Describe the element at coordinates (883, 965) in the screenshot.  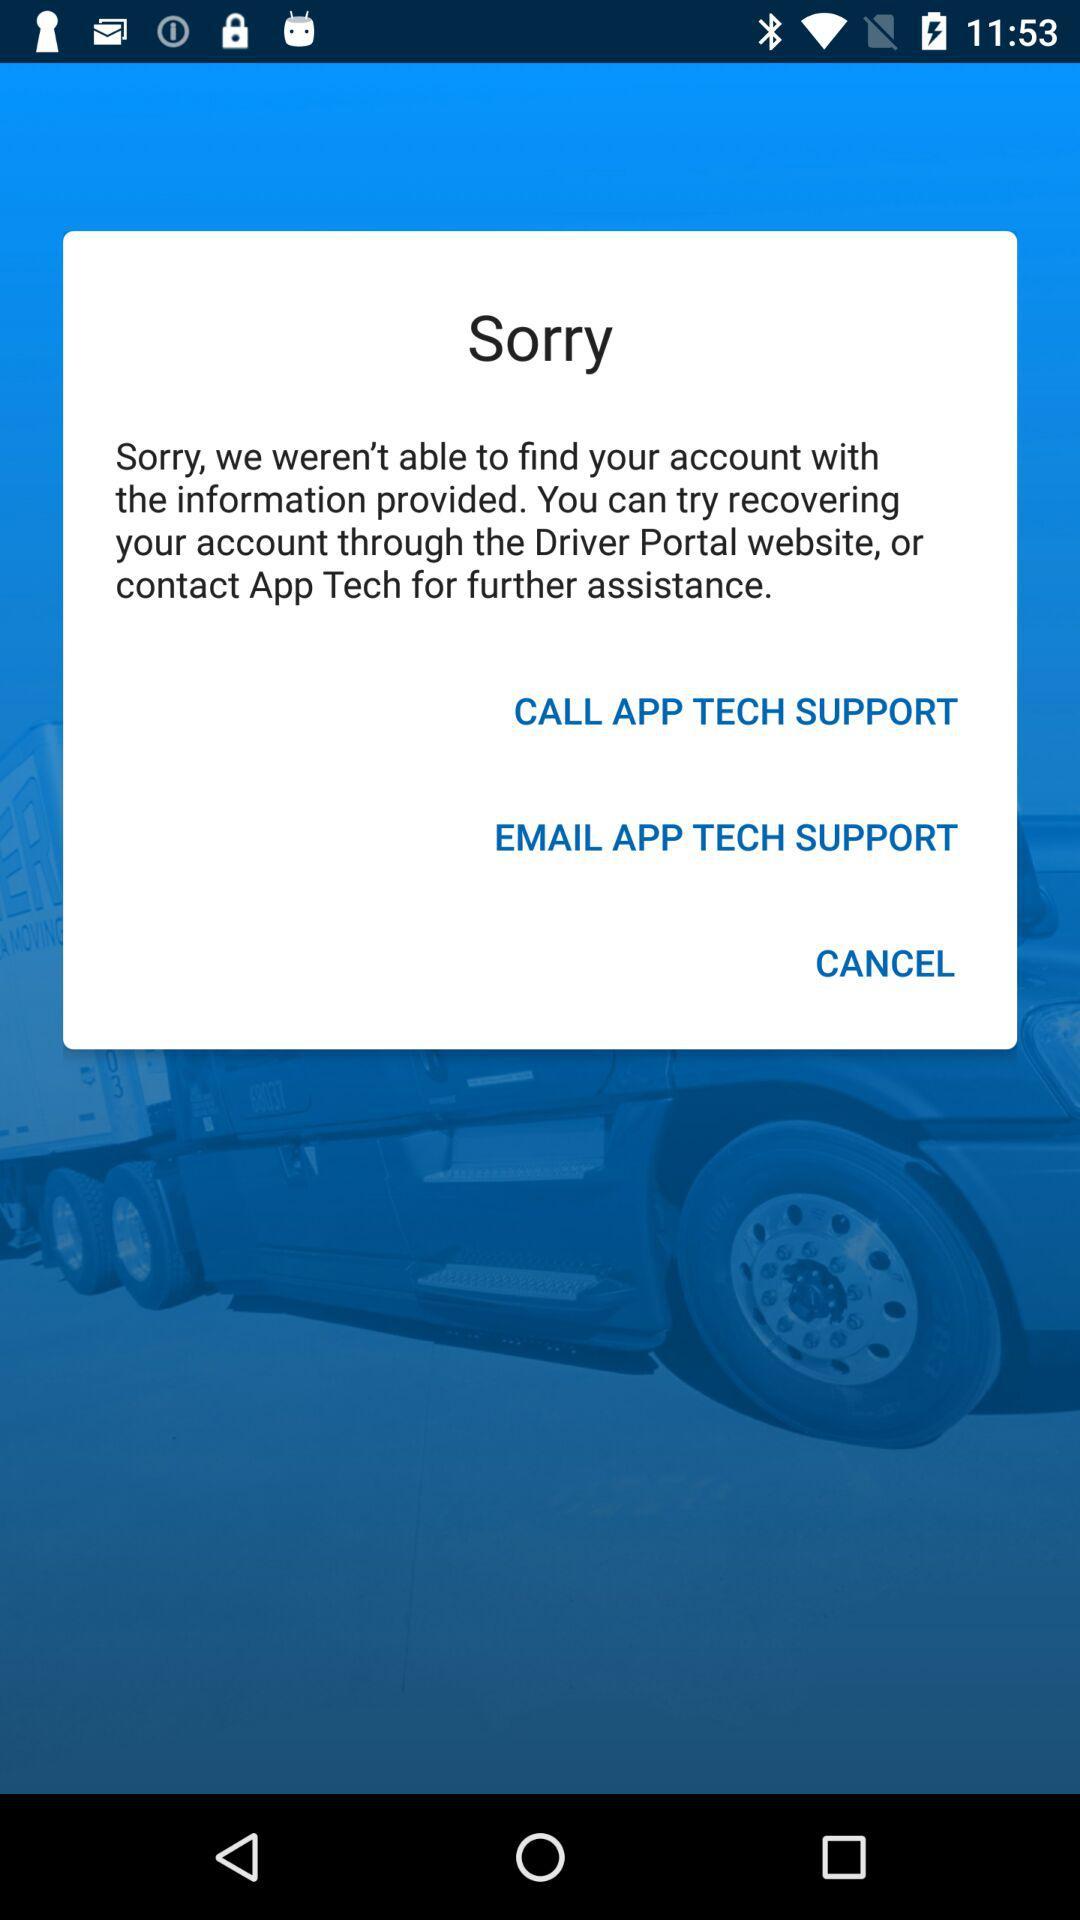
I see `the icon below the email app tech icon` at that location.